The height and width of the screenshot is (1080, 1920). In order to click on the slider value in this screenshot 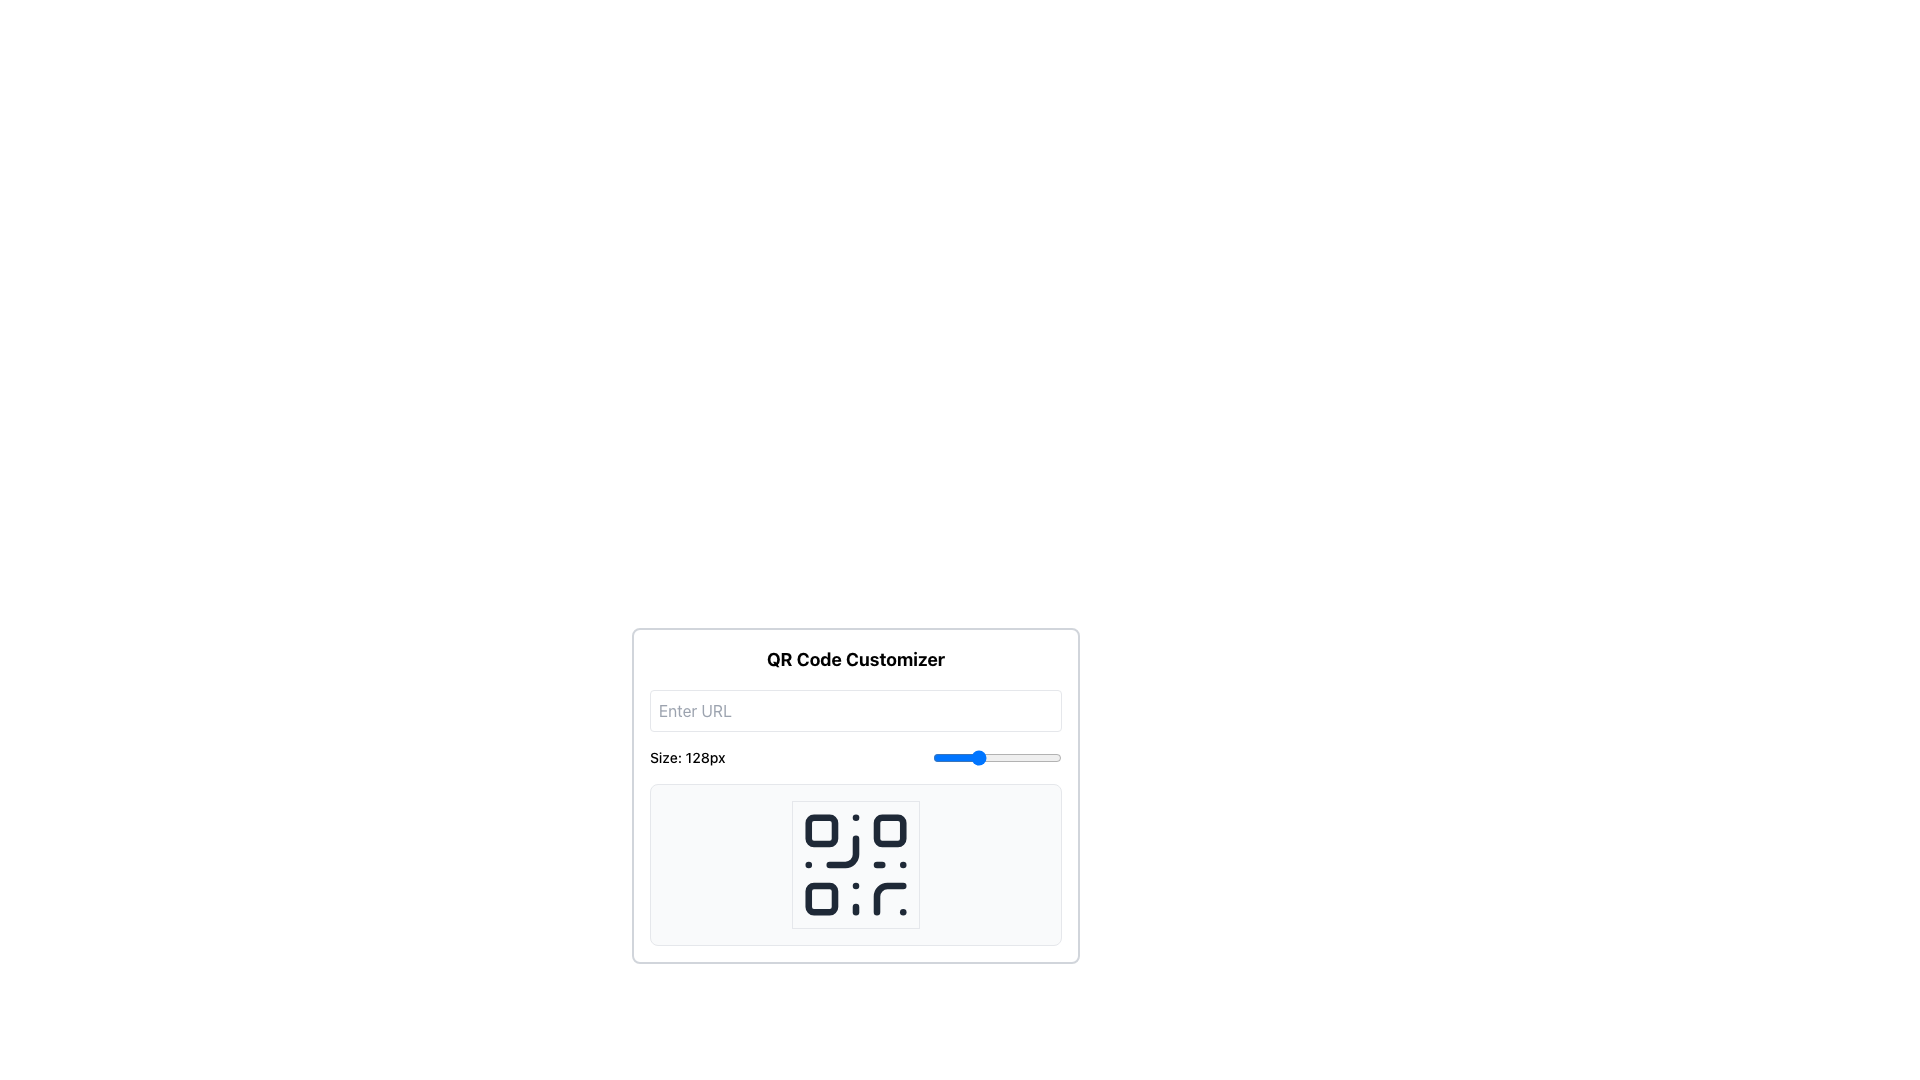, I will do `click(1009, 758)`.